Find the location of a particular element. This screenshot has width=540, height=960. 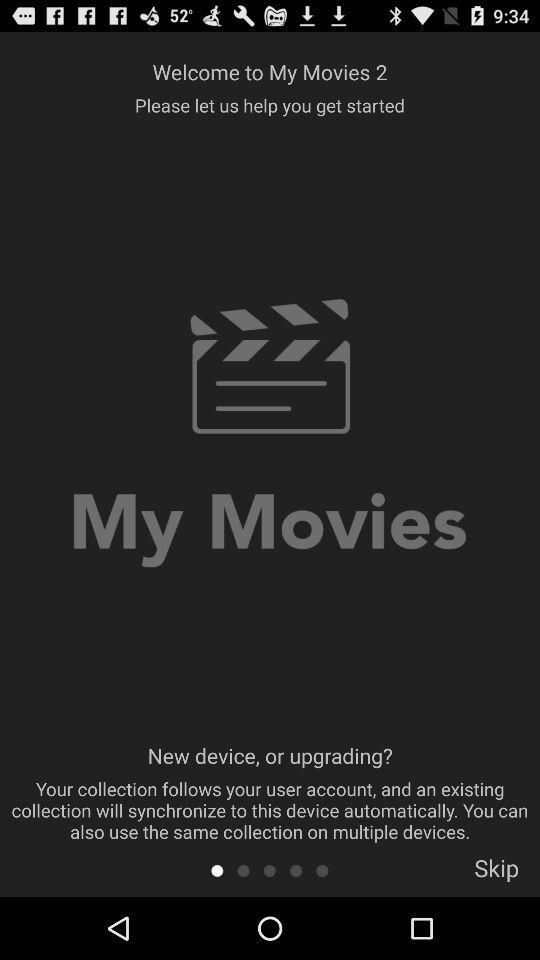

go next is located at coordinates (269, 869).